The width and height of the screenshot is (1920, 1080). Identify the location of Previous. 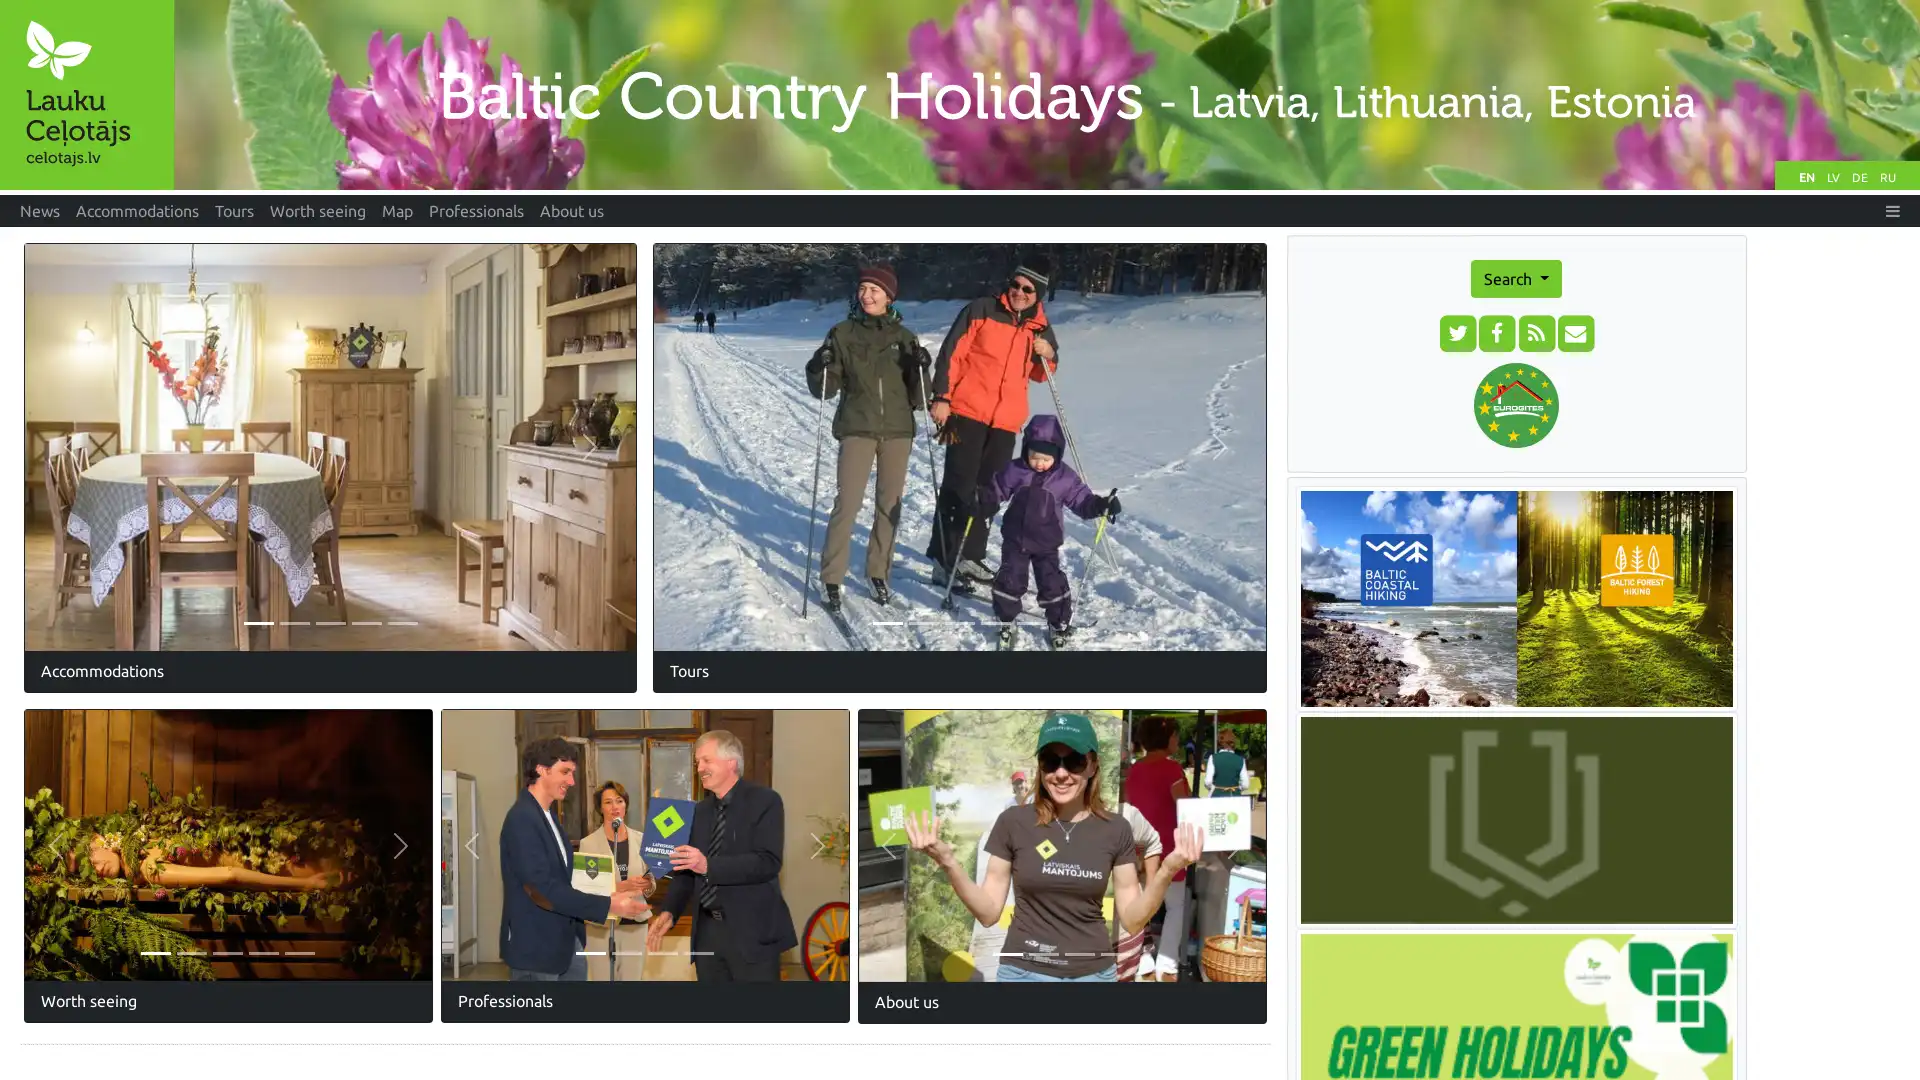
(70, 446).